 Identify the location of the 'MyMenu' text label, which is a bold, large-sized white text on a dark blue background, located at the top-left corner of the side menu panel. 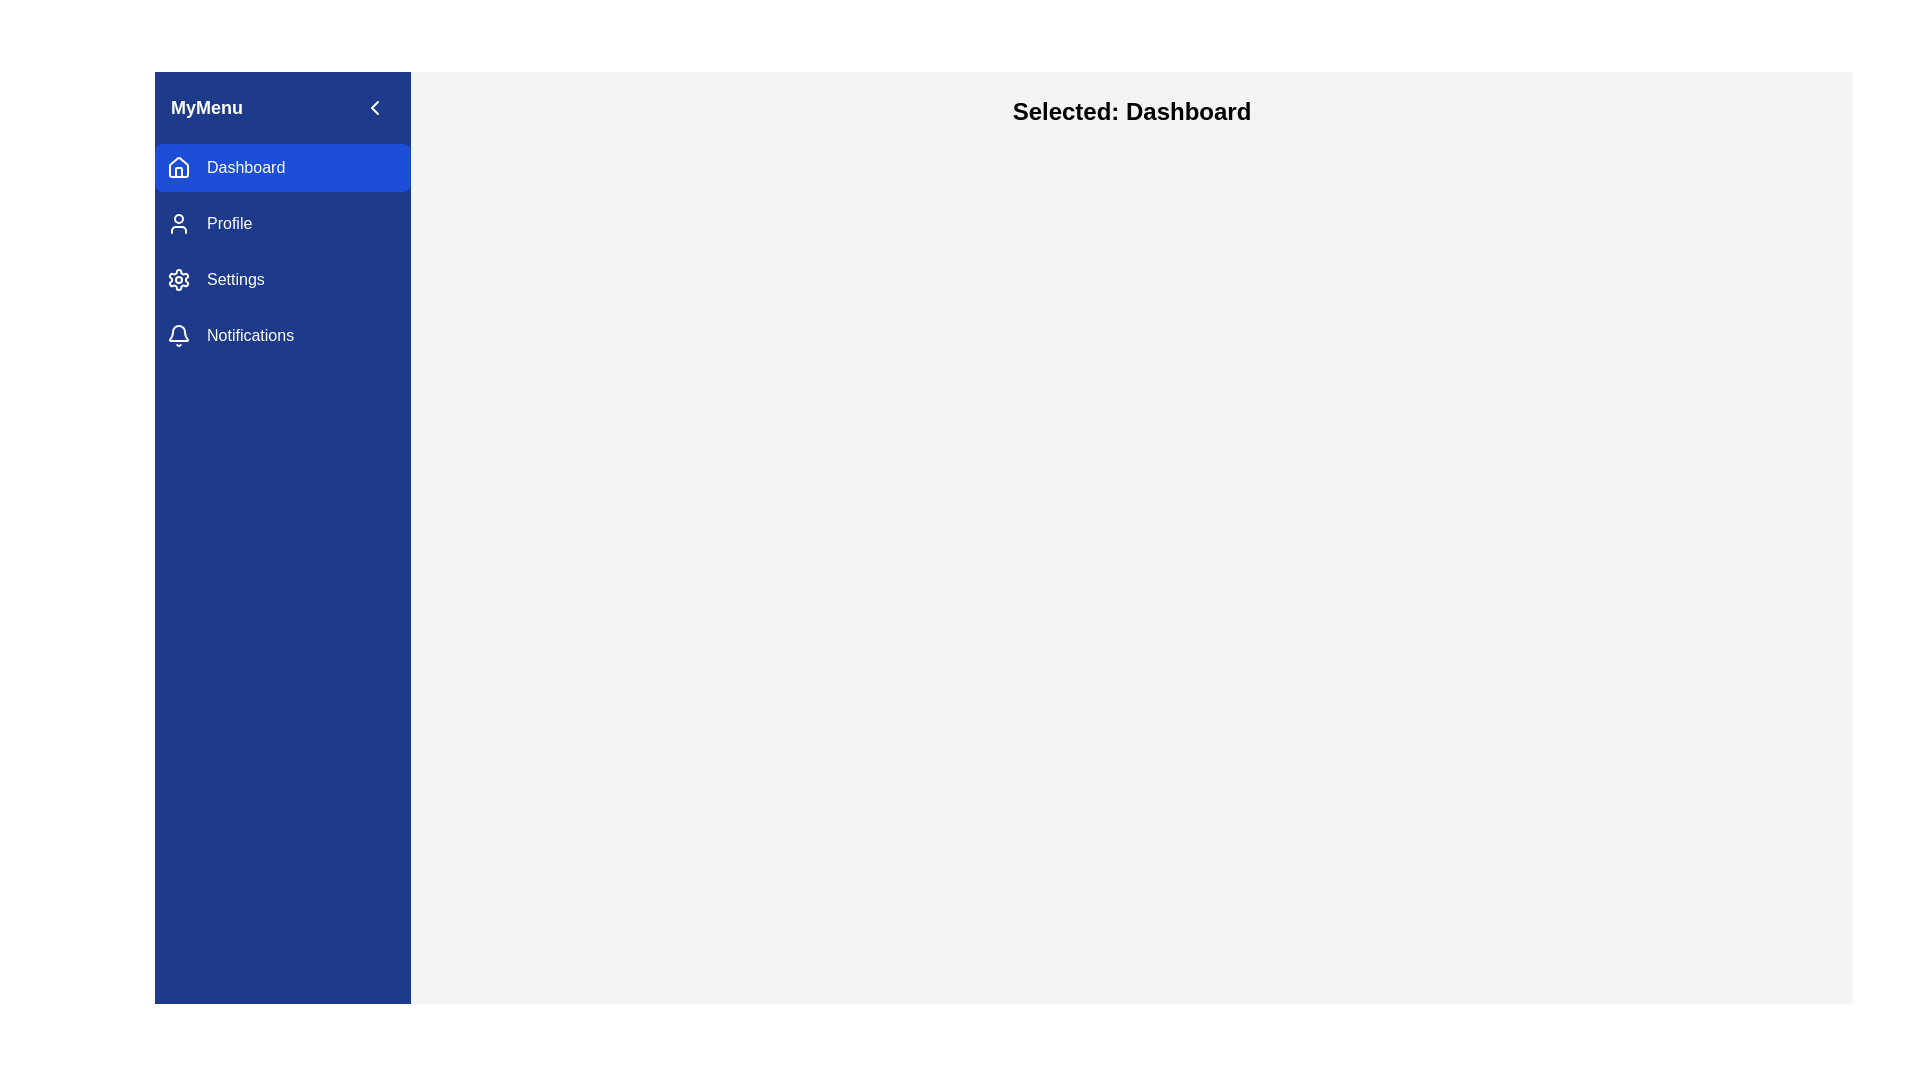
(206, 108).